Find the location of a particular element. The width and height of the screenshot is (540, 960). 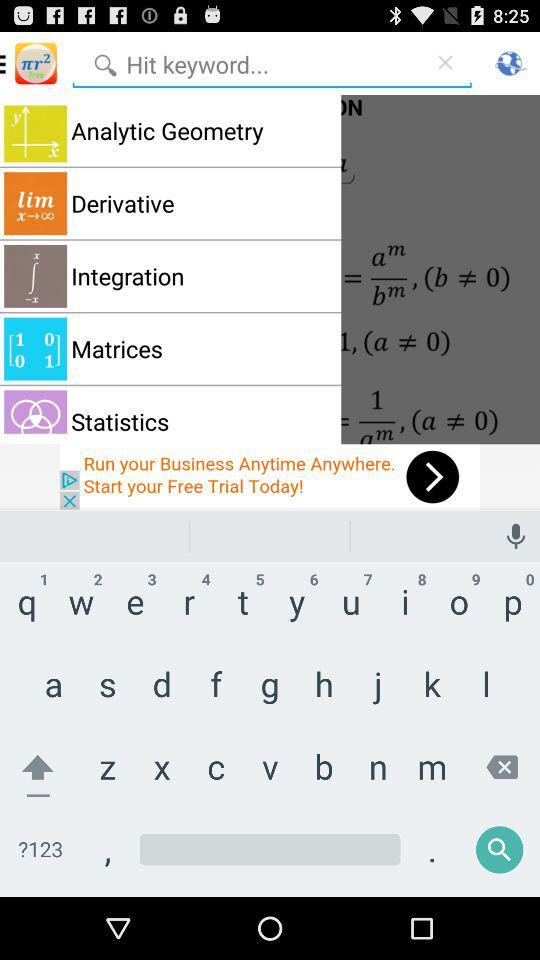

spacebar is located at coordinates (270, 863).